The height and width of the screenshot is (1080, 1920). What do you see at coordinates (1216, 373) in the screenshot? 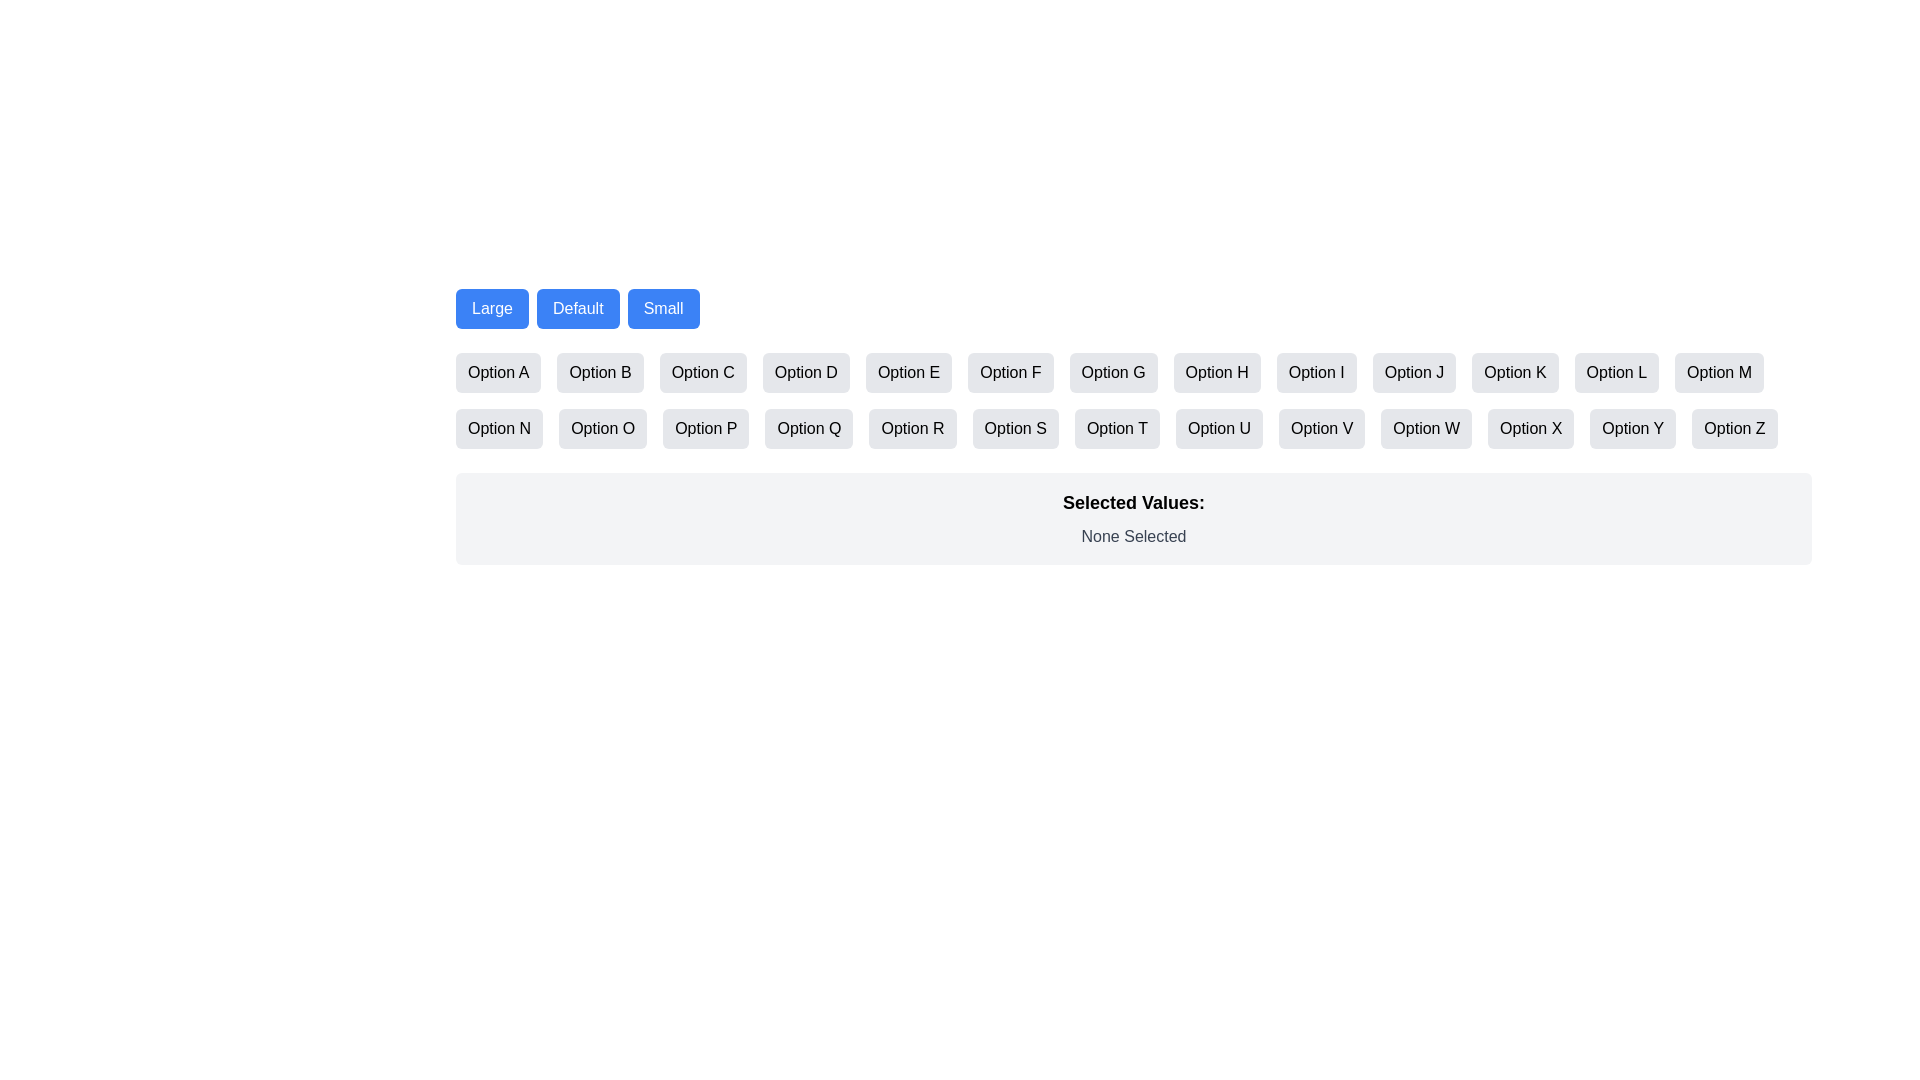
I see `the rectangular button with a light gray background and rounded corners, labeled 'Option H'` at bounding box center [1216, 373].